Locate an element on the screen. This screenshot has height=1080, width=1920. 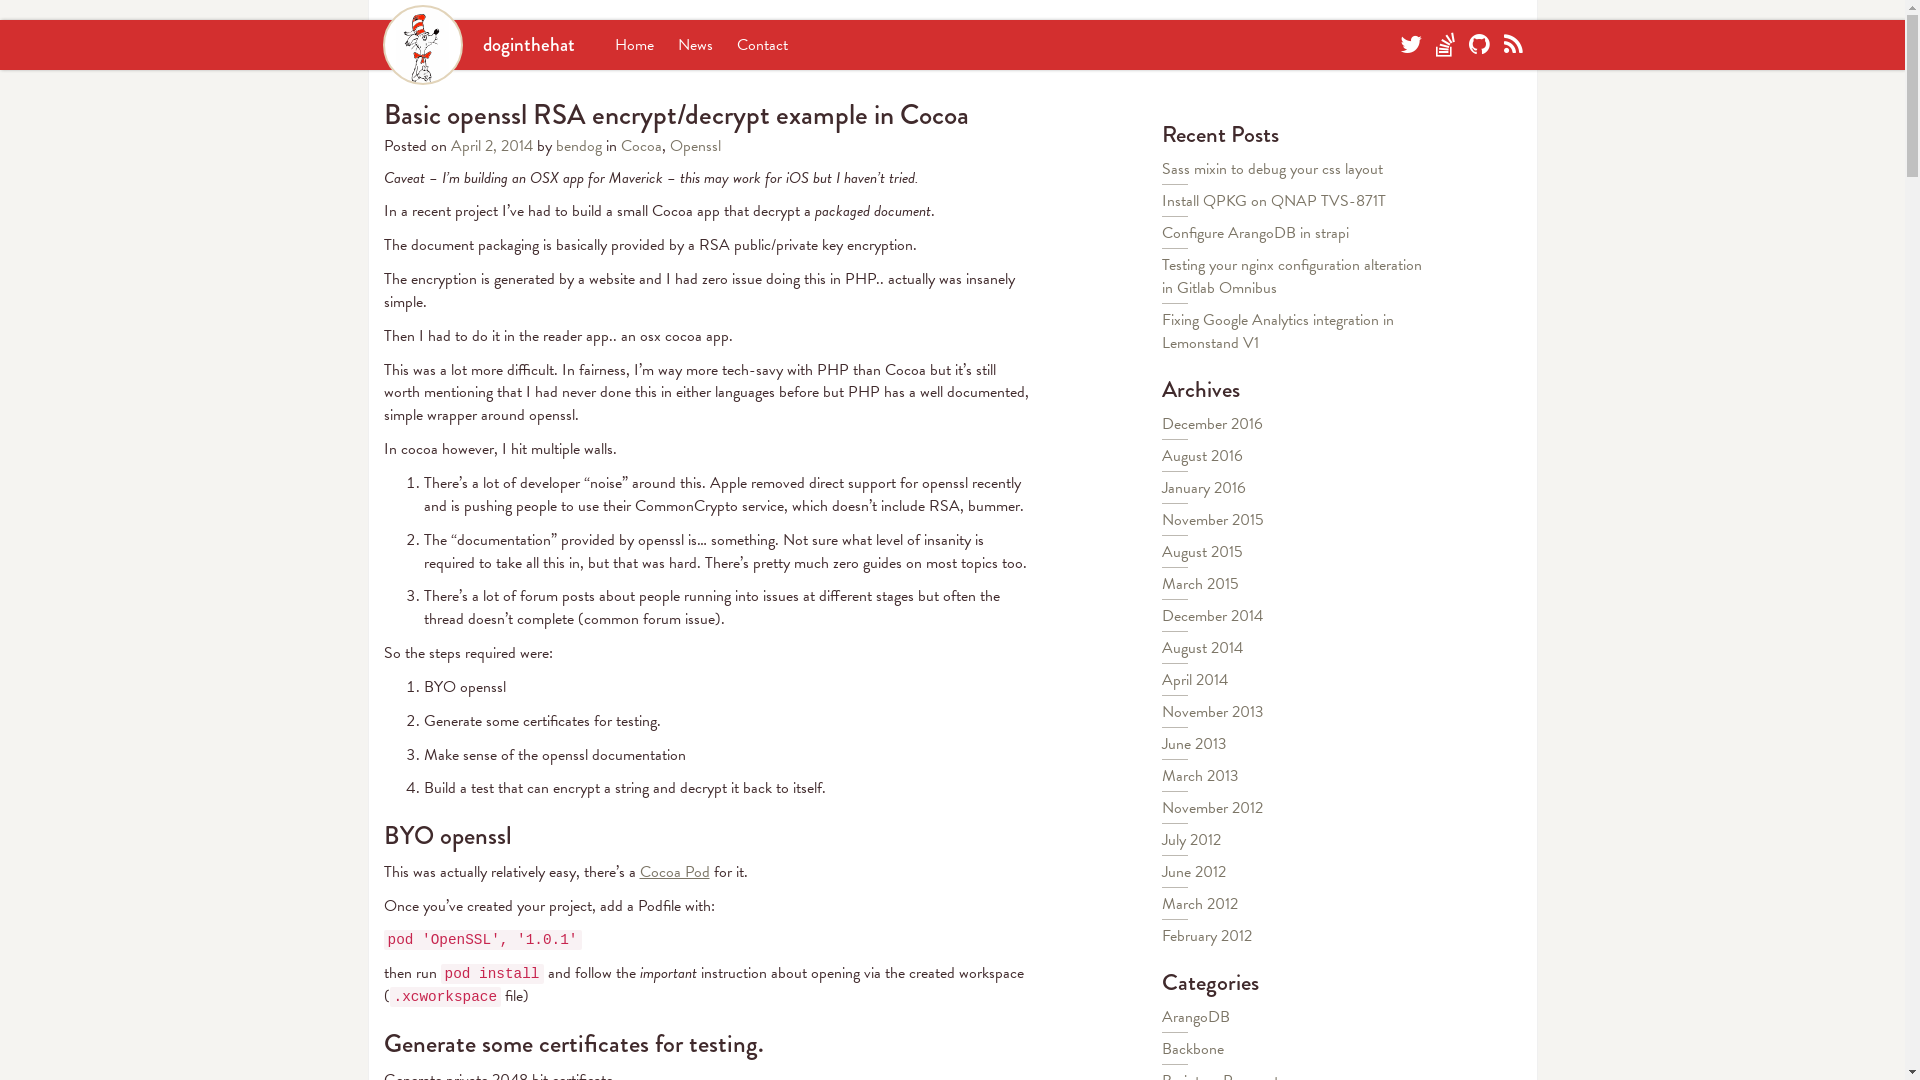
'News' is located at coordinates (677, 45).